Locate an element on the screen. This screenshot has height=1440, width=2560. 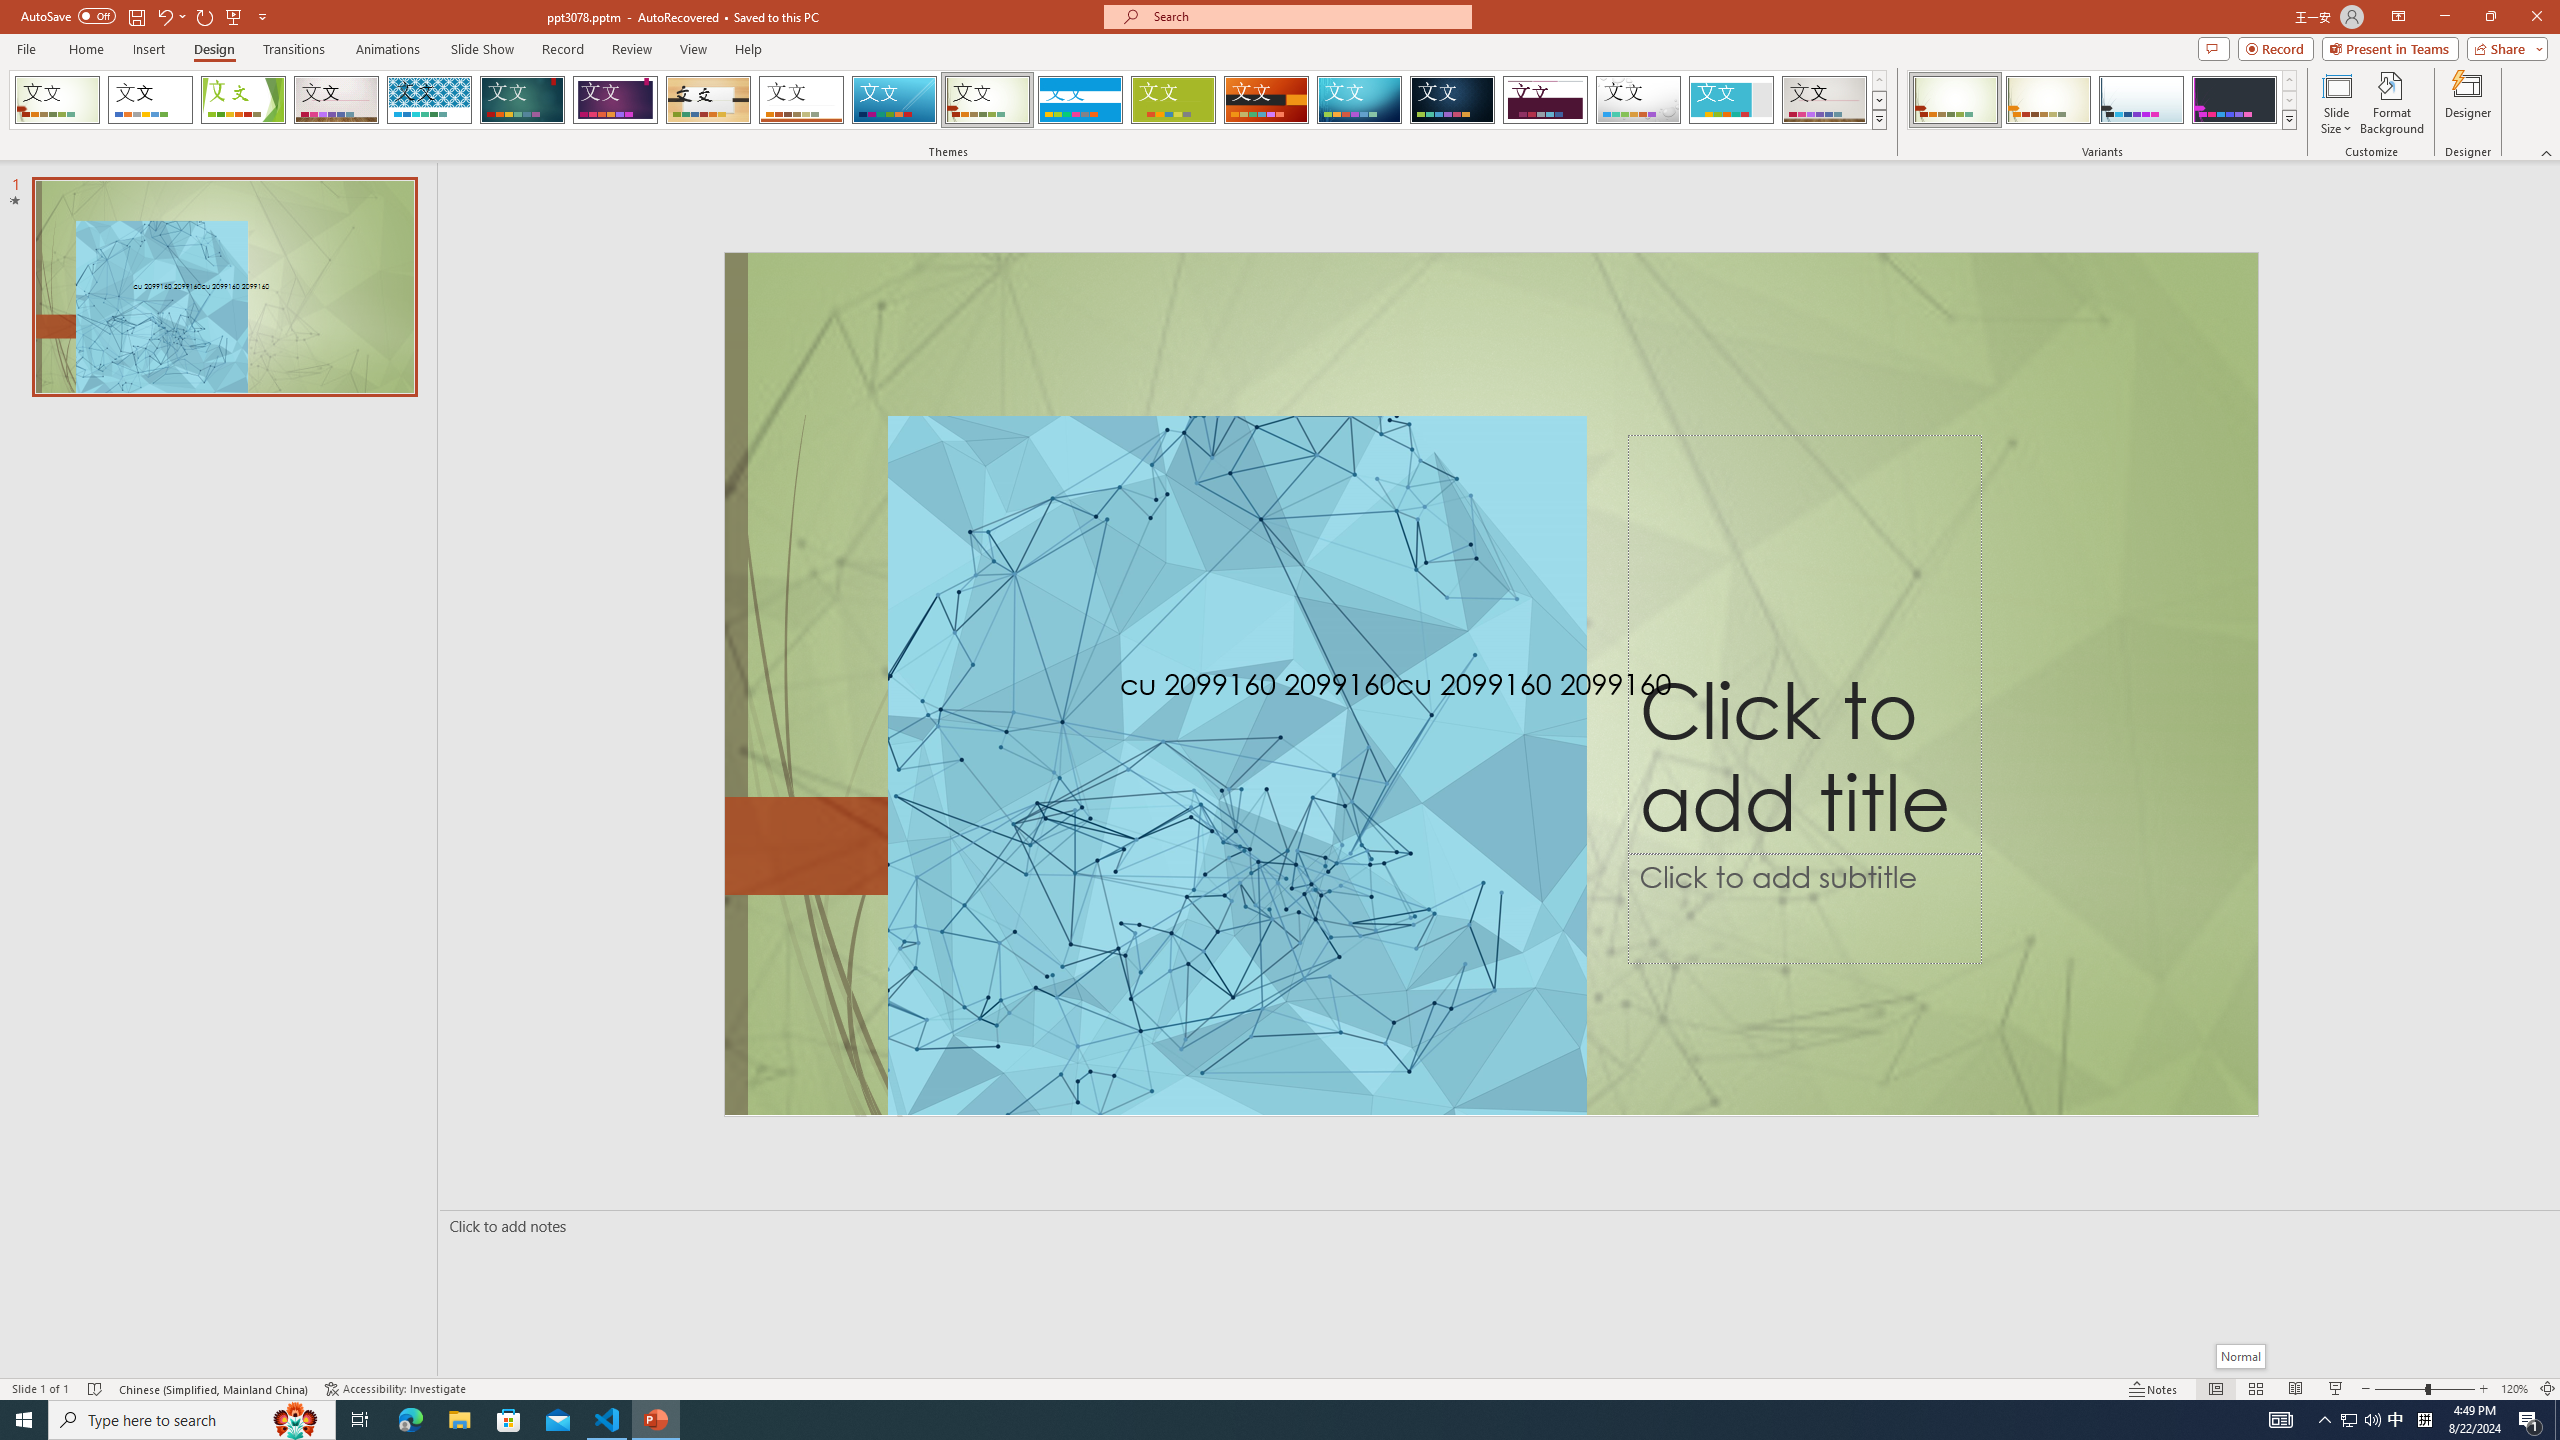
'Banded Loading Preview...' is located at coordinates (1080, 99).